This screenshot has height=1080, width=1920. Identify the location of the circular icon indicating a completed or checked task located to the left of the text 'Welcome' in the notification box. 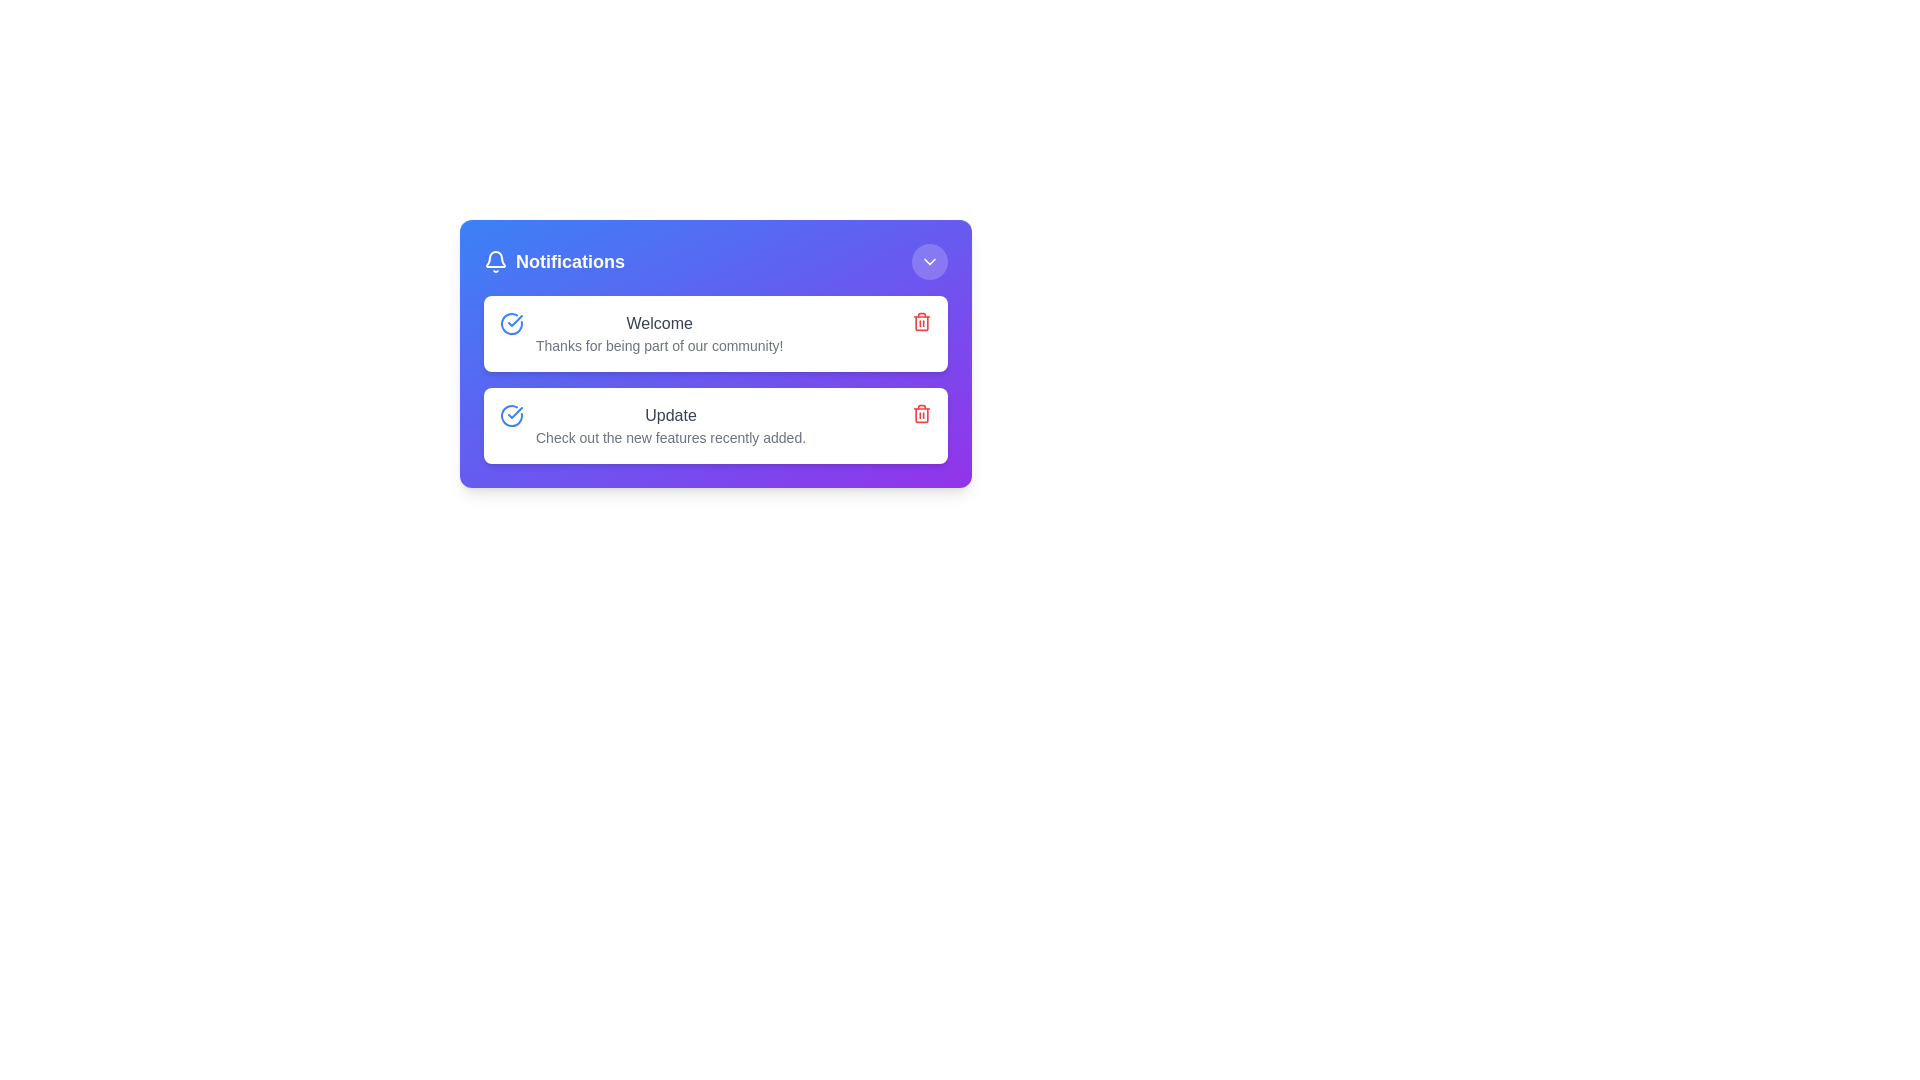
(515, 411).